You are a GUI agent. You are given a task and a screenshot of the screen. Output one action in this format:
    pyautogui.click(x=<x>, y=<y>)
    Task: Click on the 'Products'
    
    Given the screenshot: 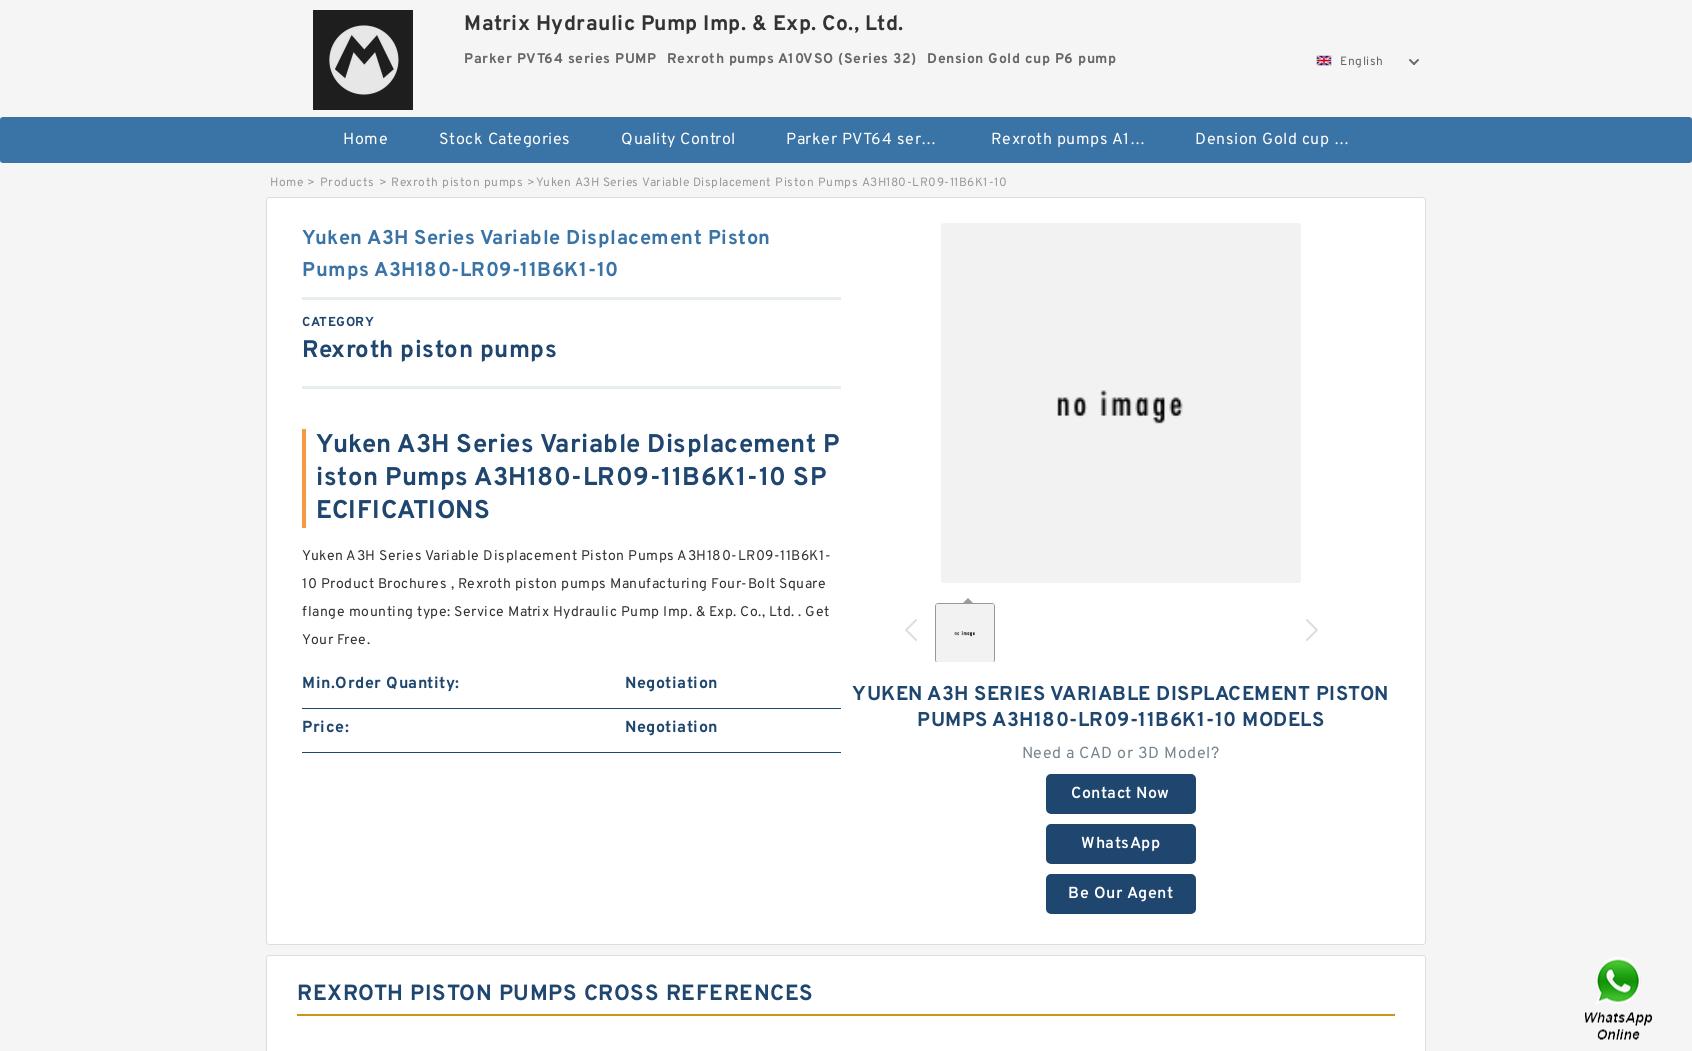 What is the action you would take?
    pyautogui.click(x=317, y=182)
    